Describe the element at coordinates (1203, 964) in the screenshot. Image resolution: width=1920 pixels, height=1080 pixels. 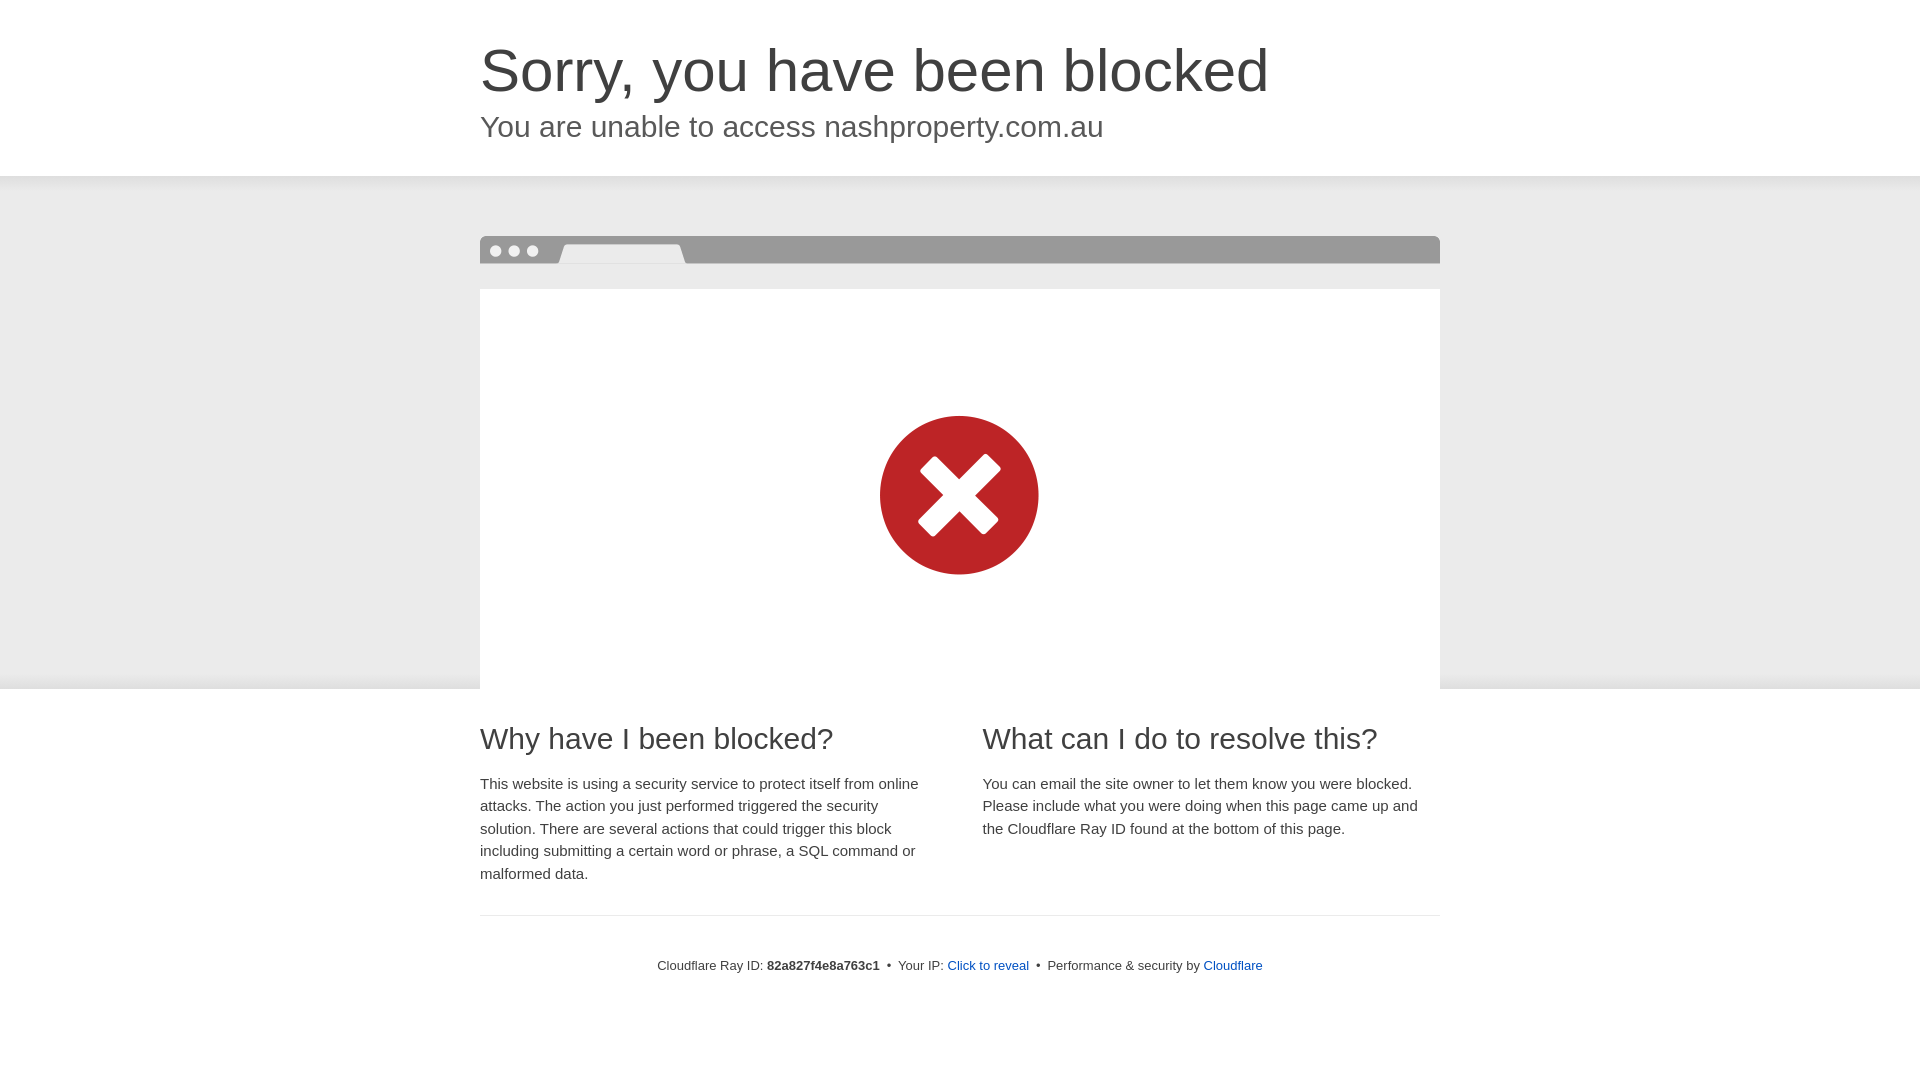
I see `'Cloudflare'` at that location.